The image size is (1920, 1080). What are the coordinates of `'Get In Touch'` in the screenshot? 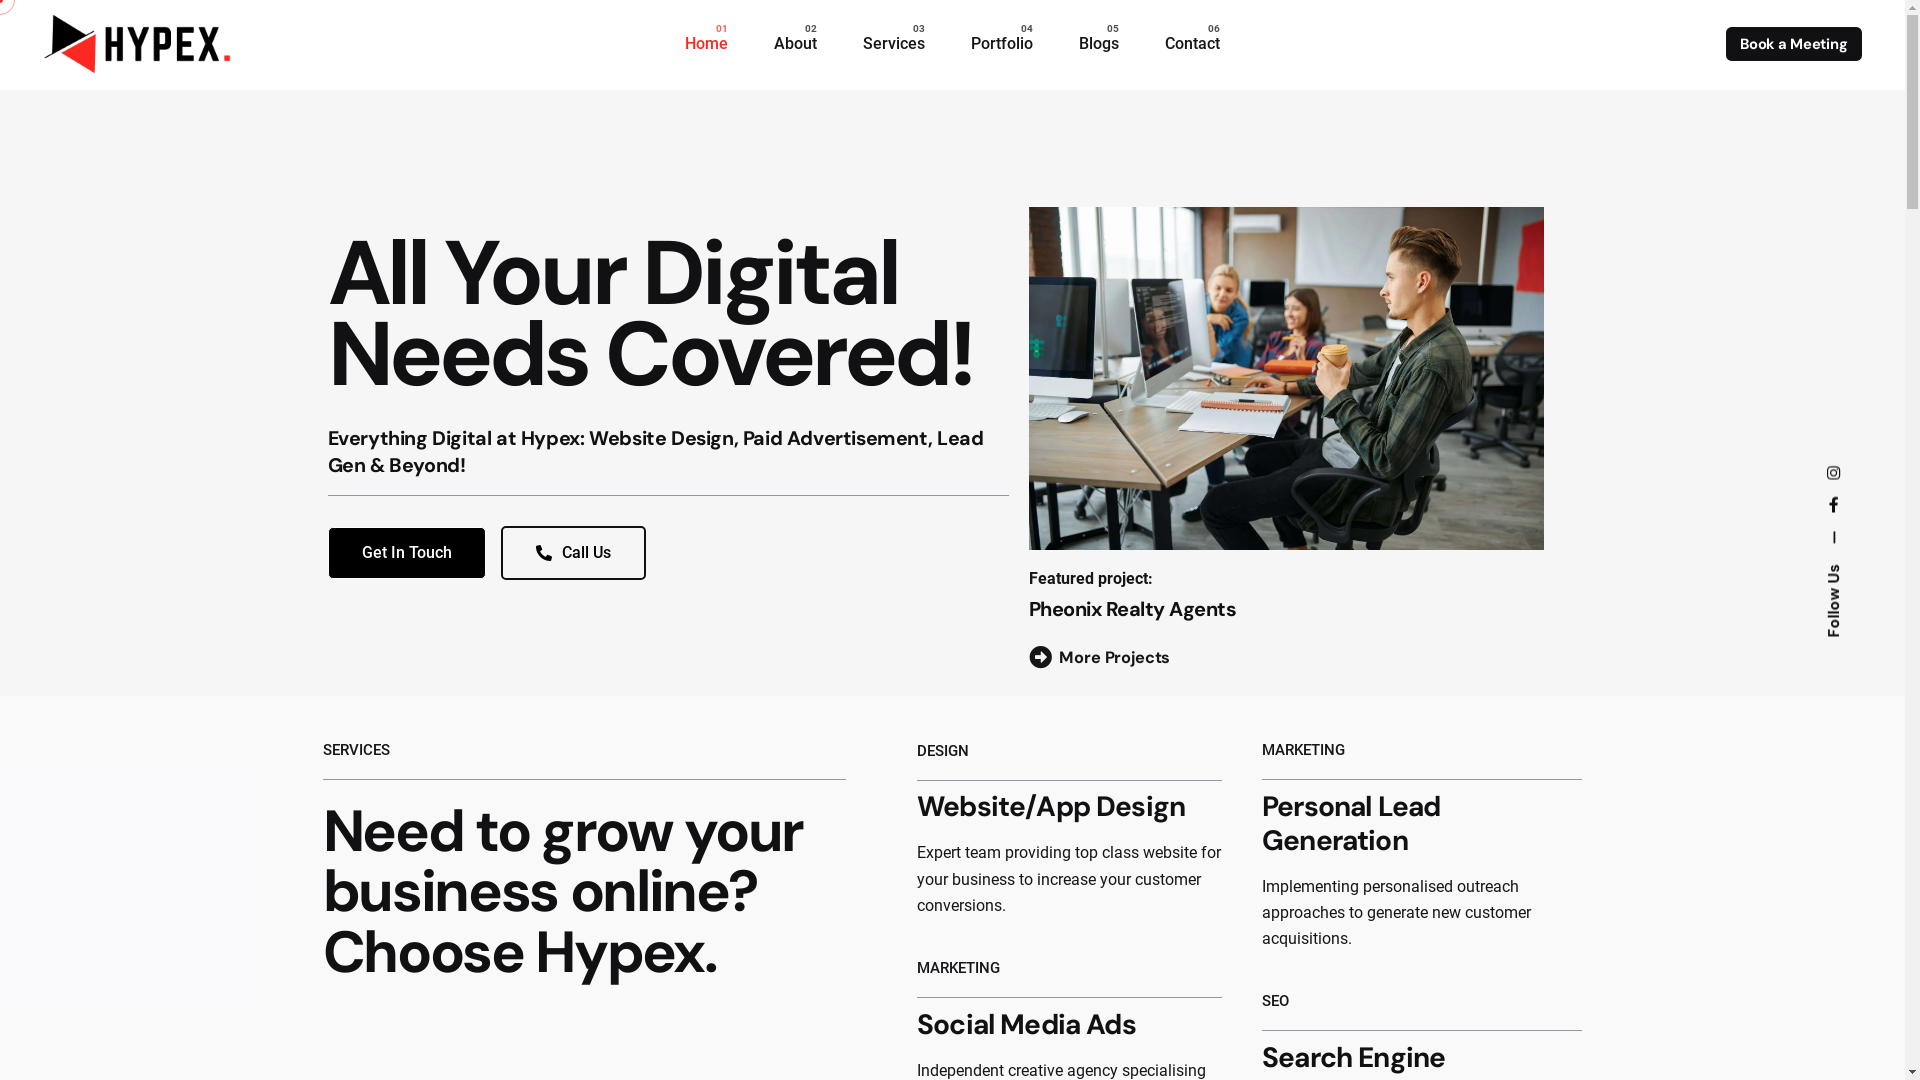 It's located at (406, 552).